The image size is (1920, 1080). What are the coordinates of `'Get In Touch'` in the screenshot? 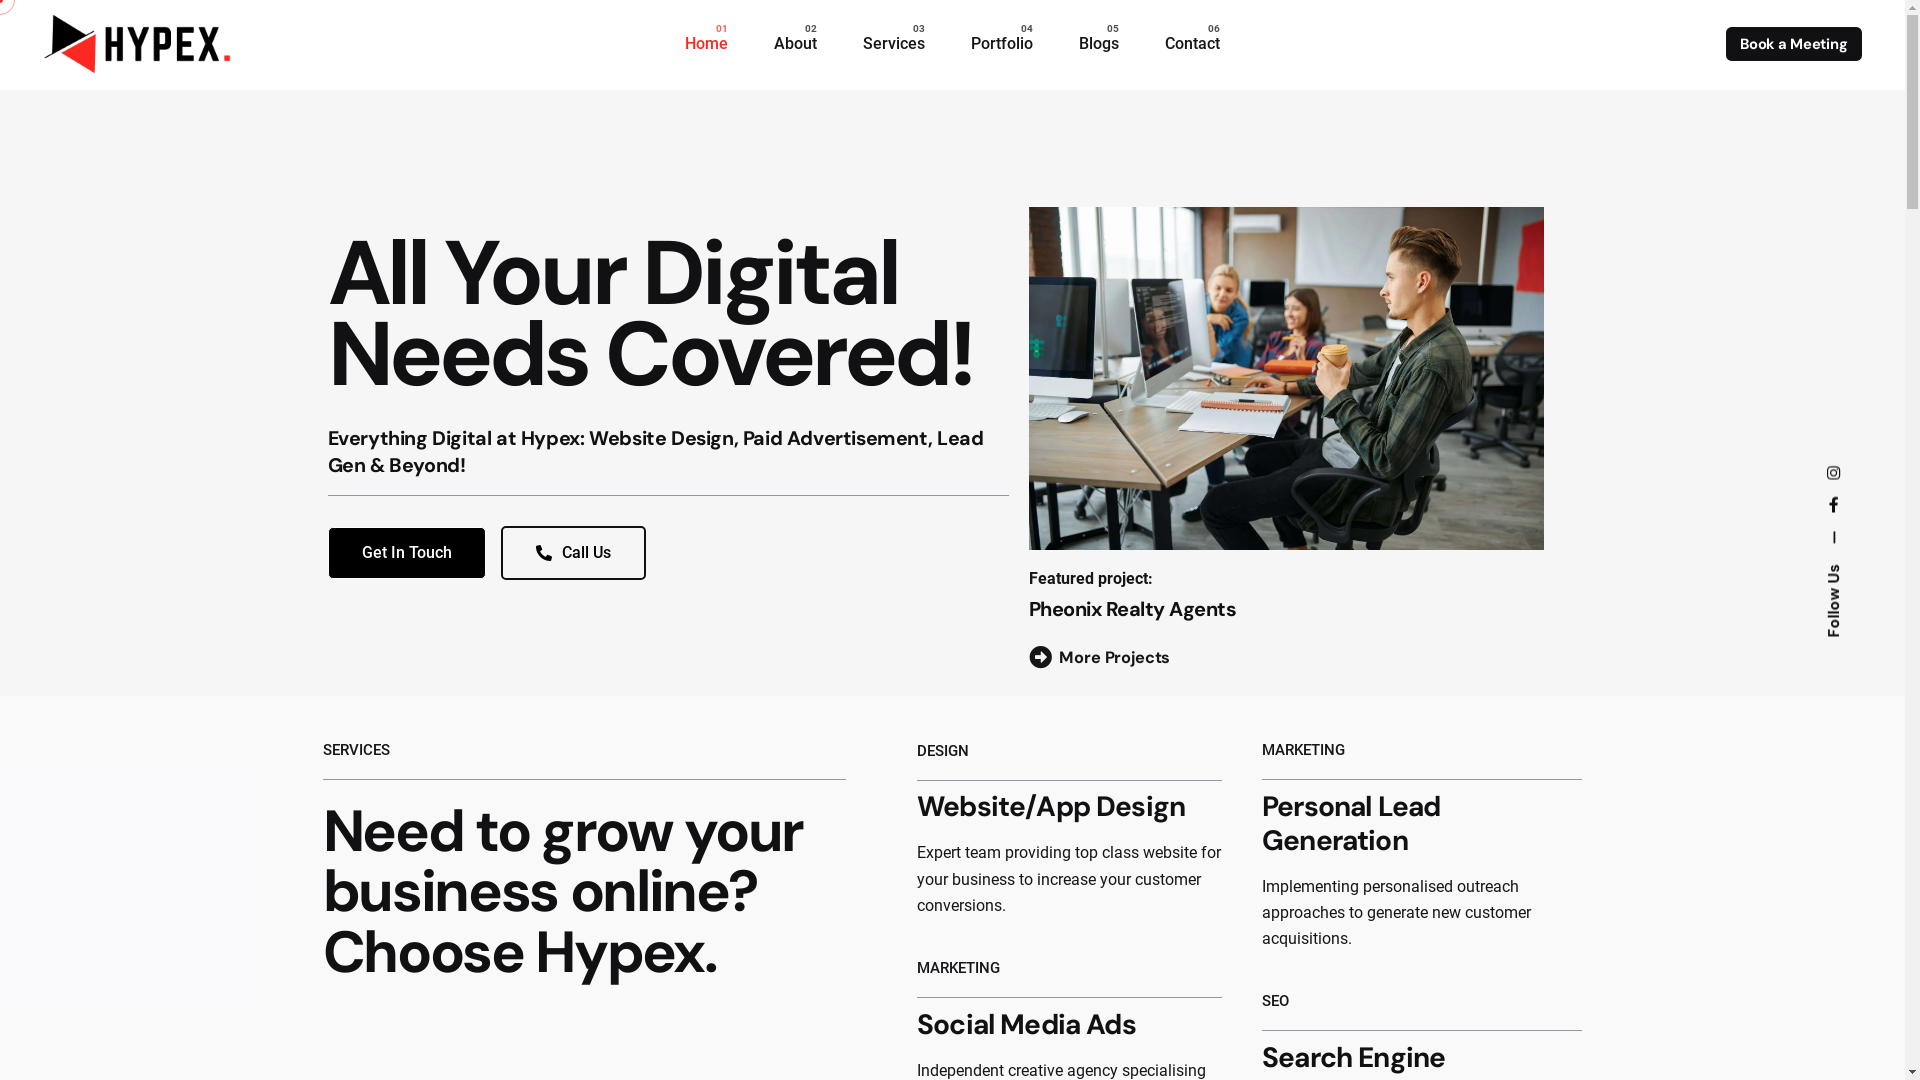 It's located at (406, 552).